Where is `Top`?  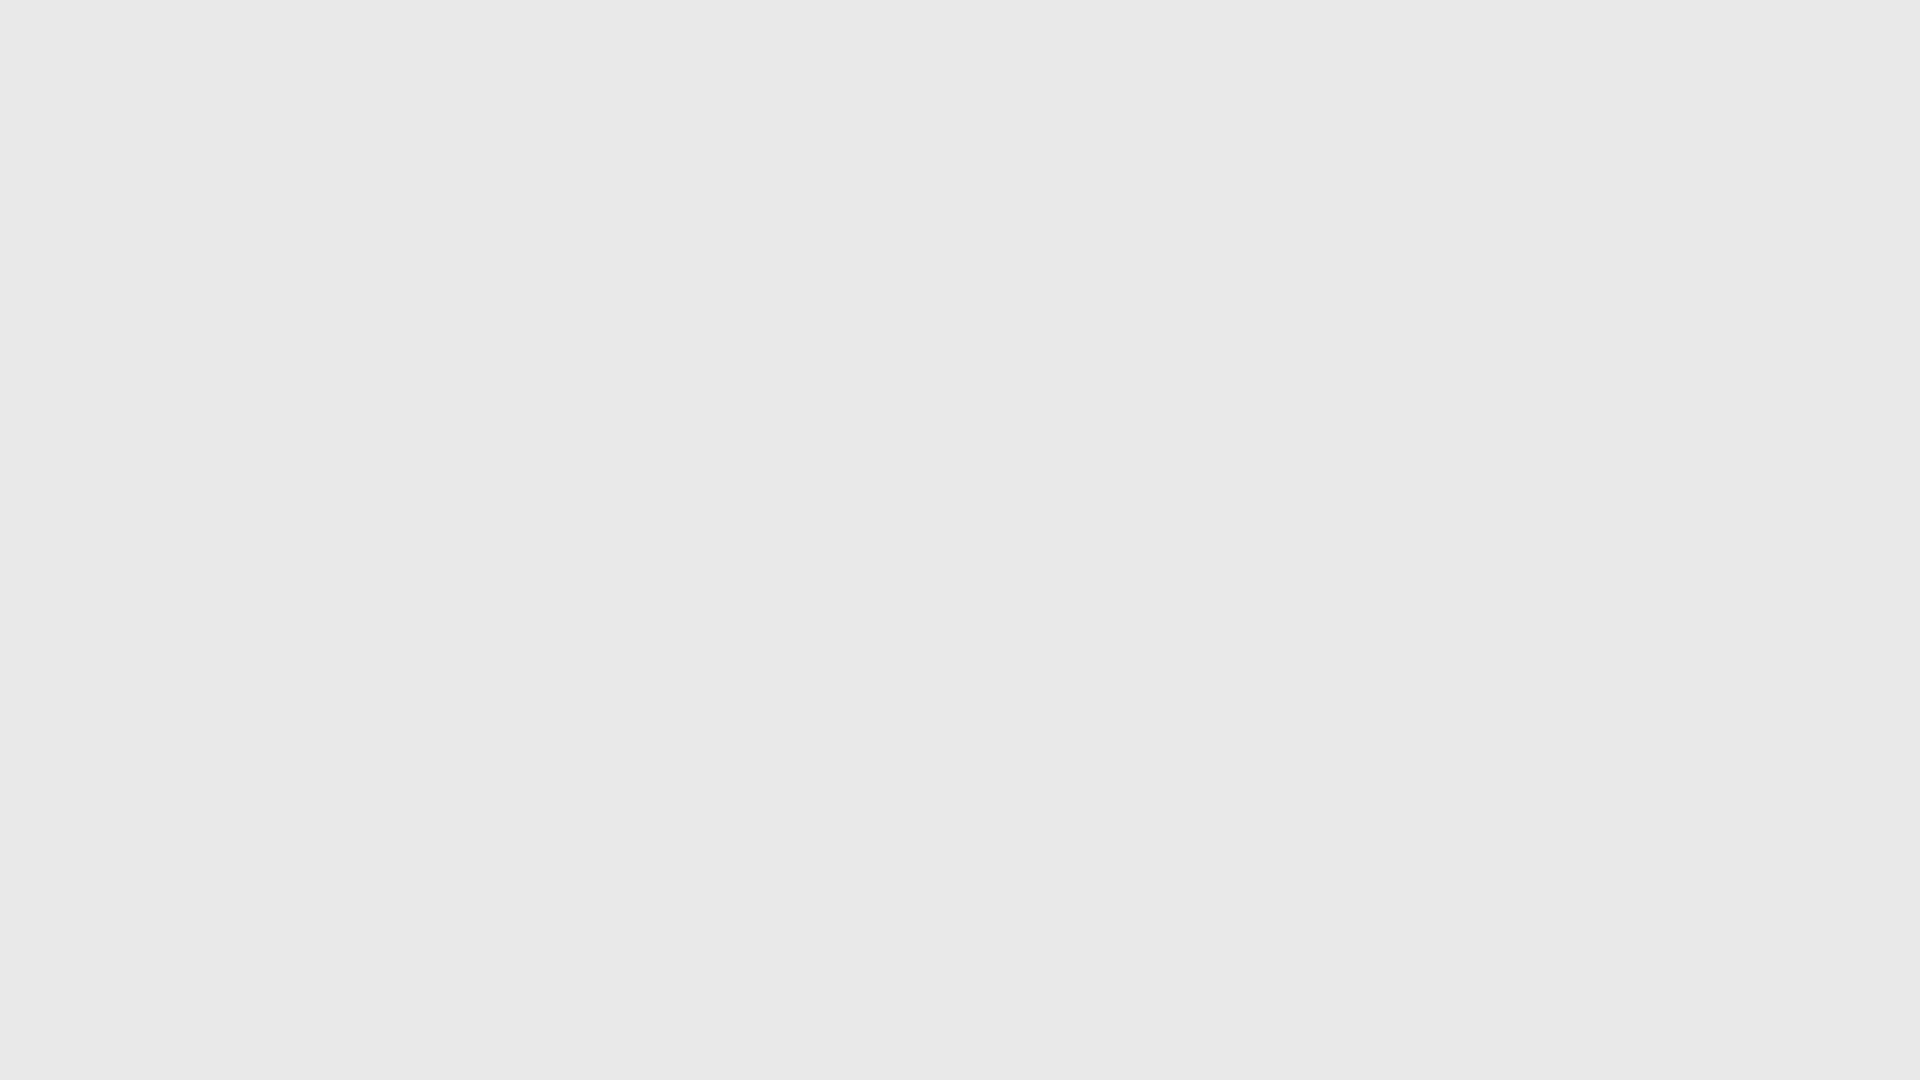 Top is located at coordinates (469, 197).